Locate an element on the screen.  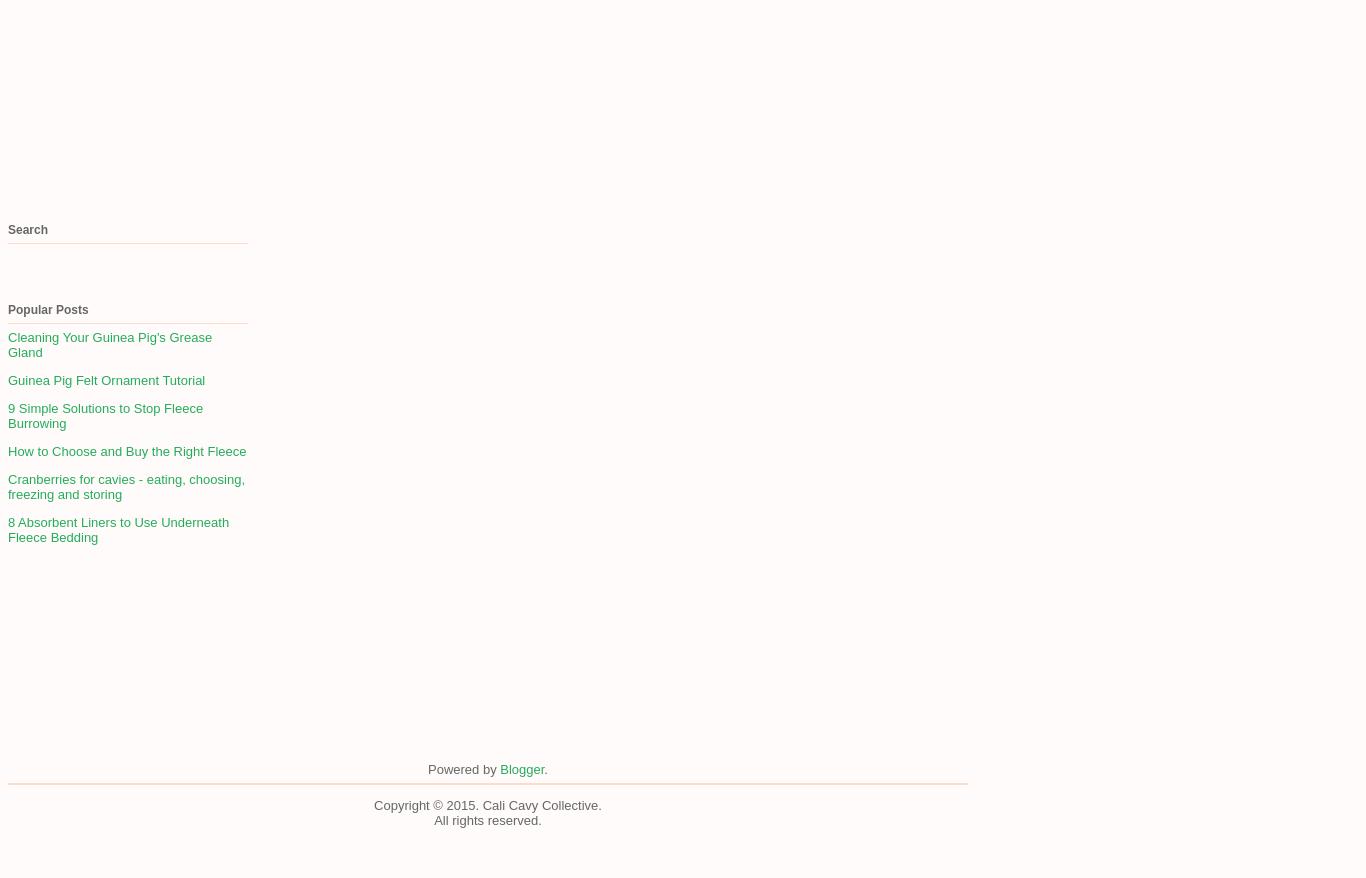
'Guinea Pig Felt Ornament Tutorial' is located at coordinates (106, 379).